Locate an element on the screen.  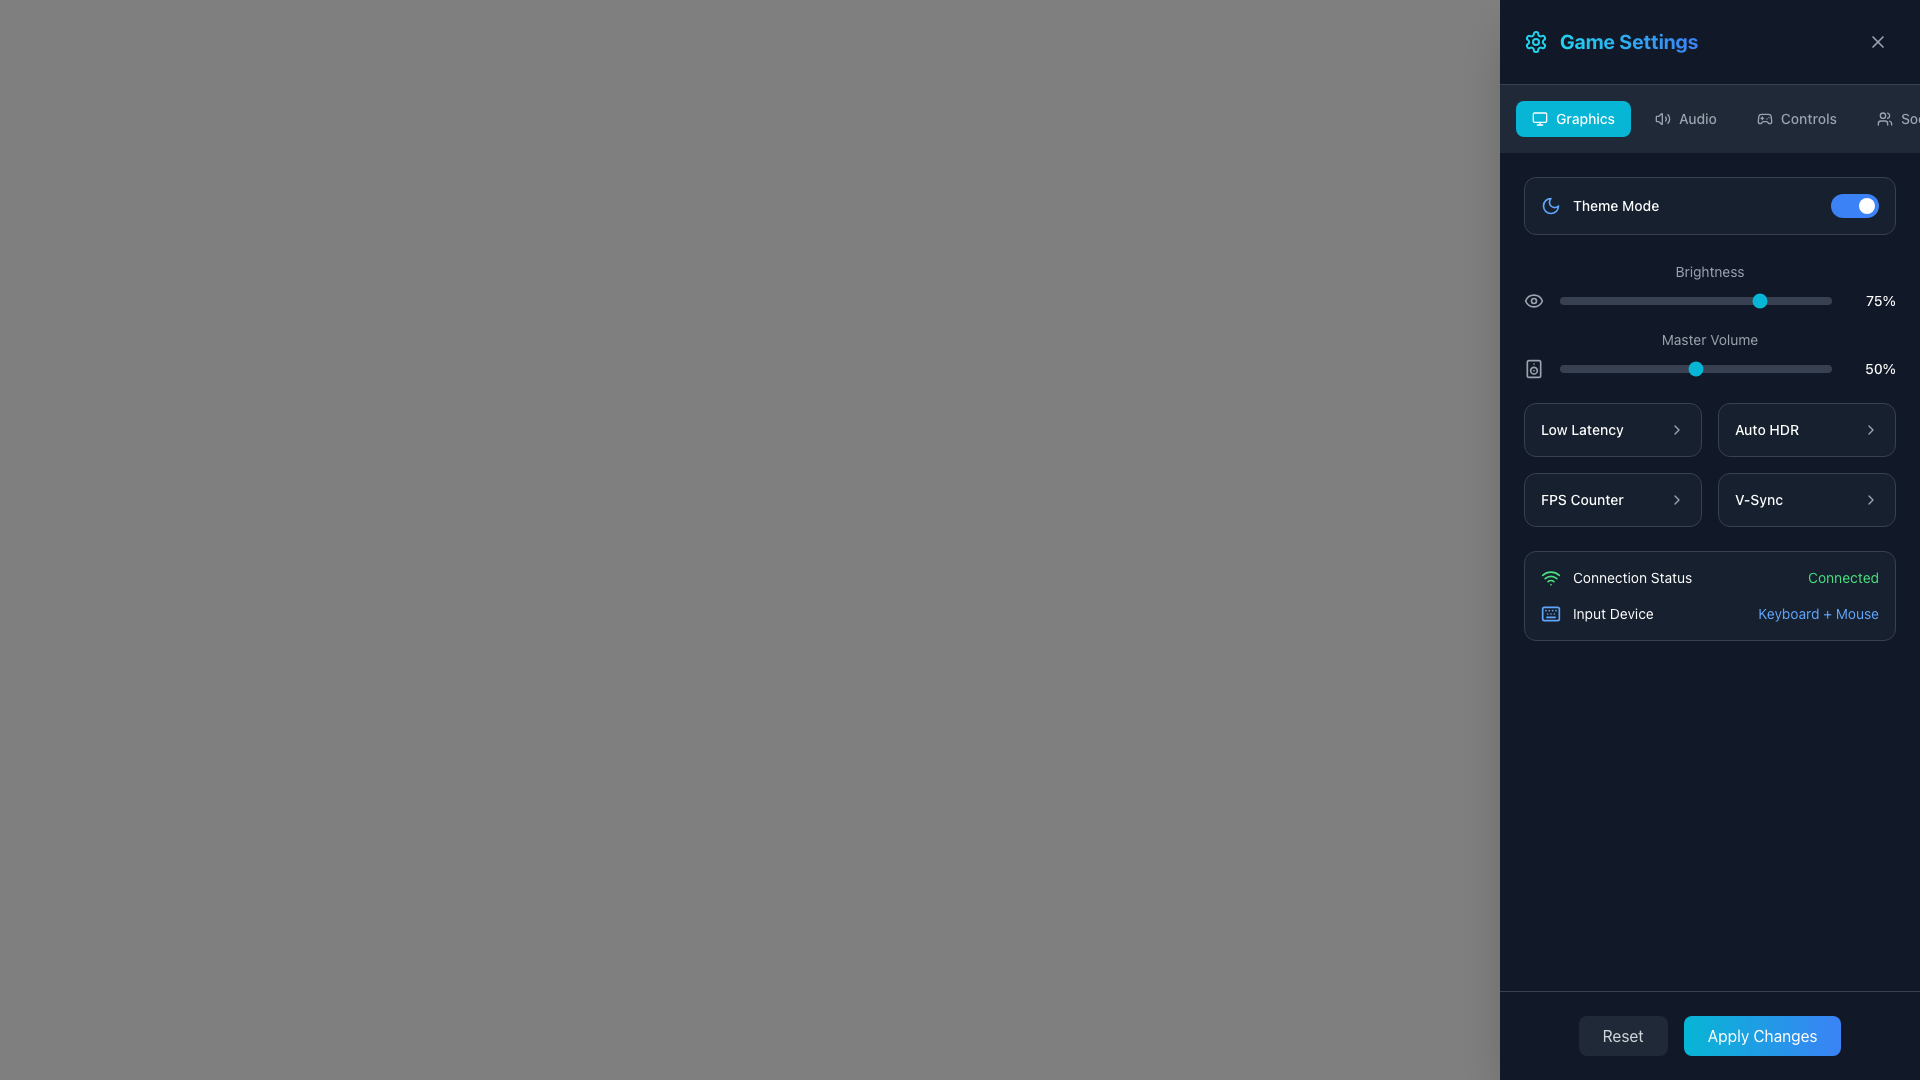
the 'Auto HDR' label in the graphics settings section, which indicates the title of the Auto HDR feature is located at coordinates (1767, 428).